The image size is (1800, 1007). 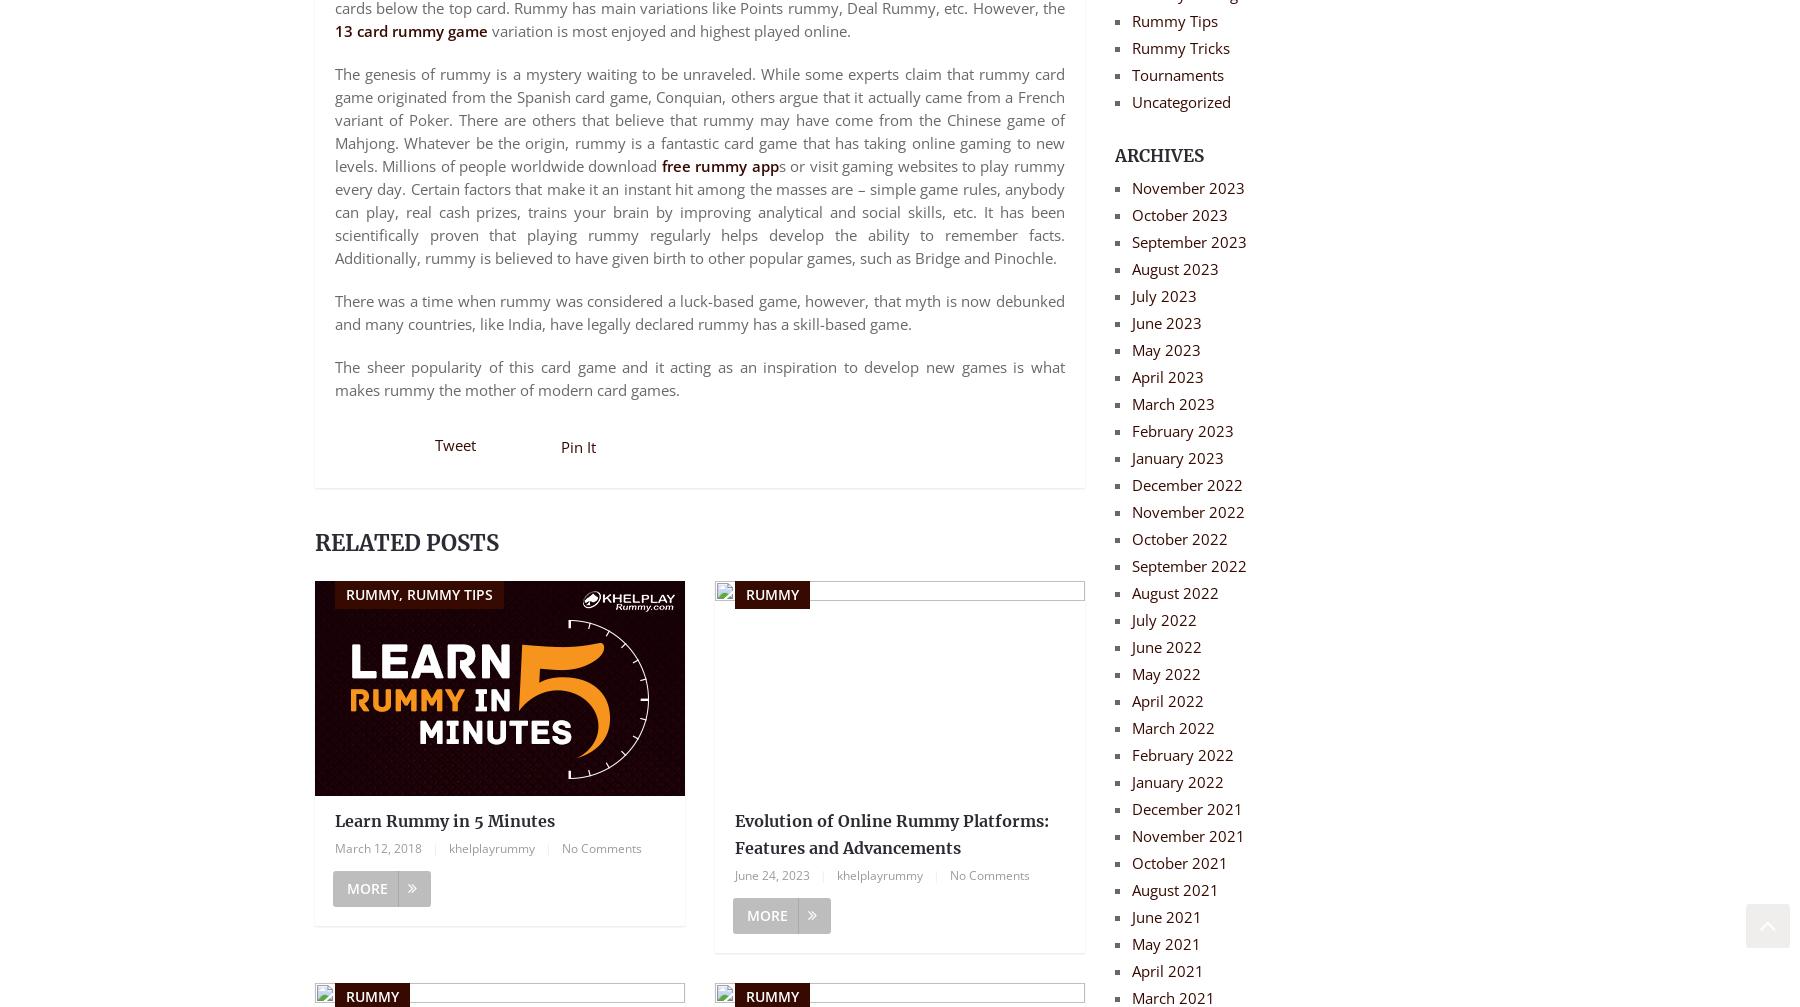 What do you see at coordinates (698, 312) in the screenshot?
I see `'There was a time when rummy was considered a luck-based game, however, that myth is now debunked and many countries, like India, have legally declared rummy has a skill-based game.'` at bounding box center [698, 312].